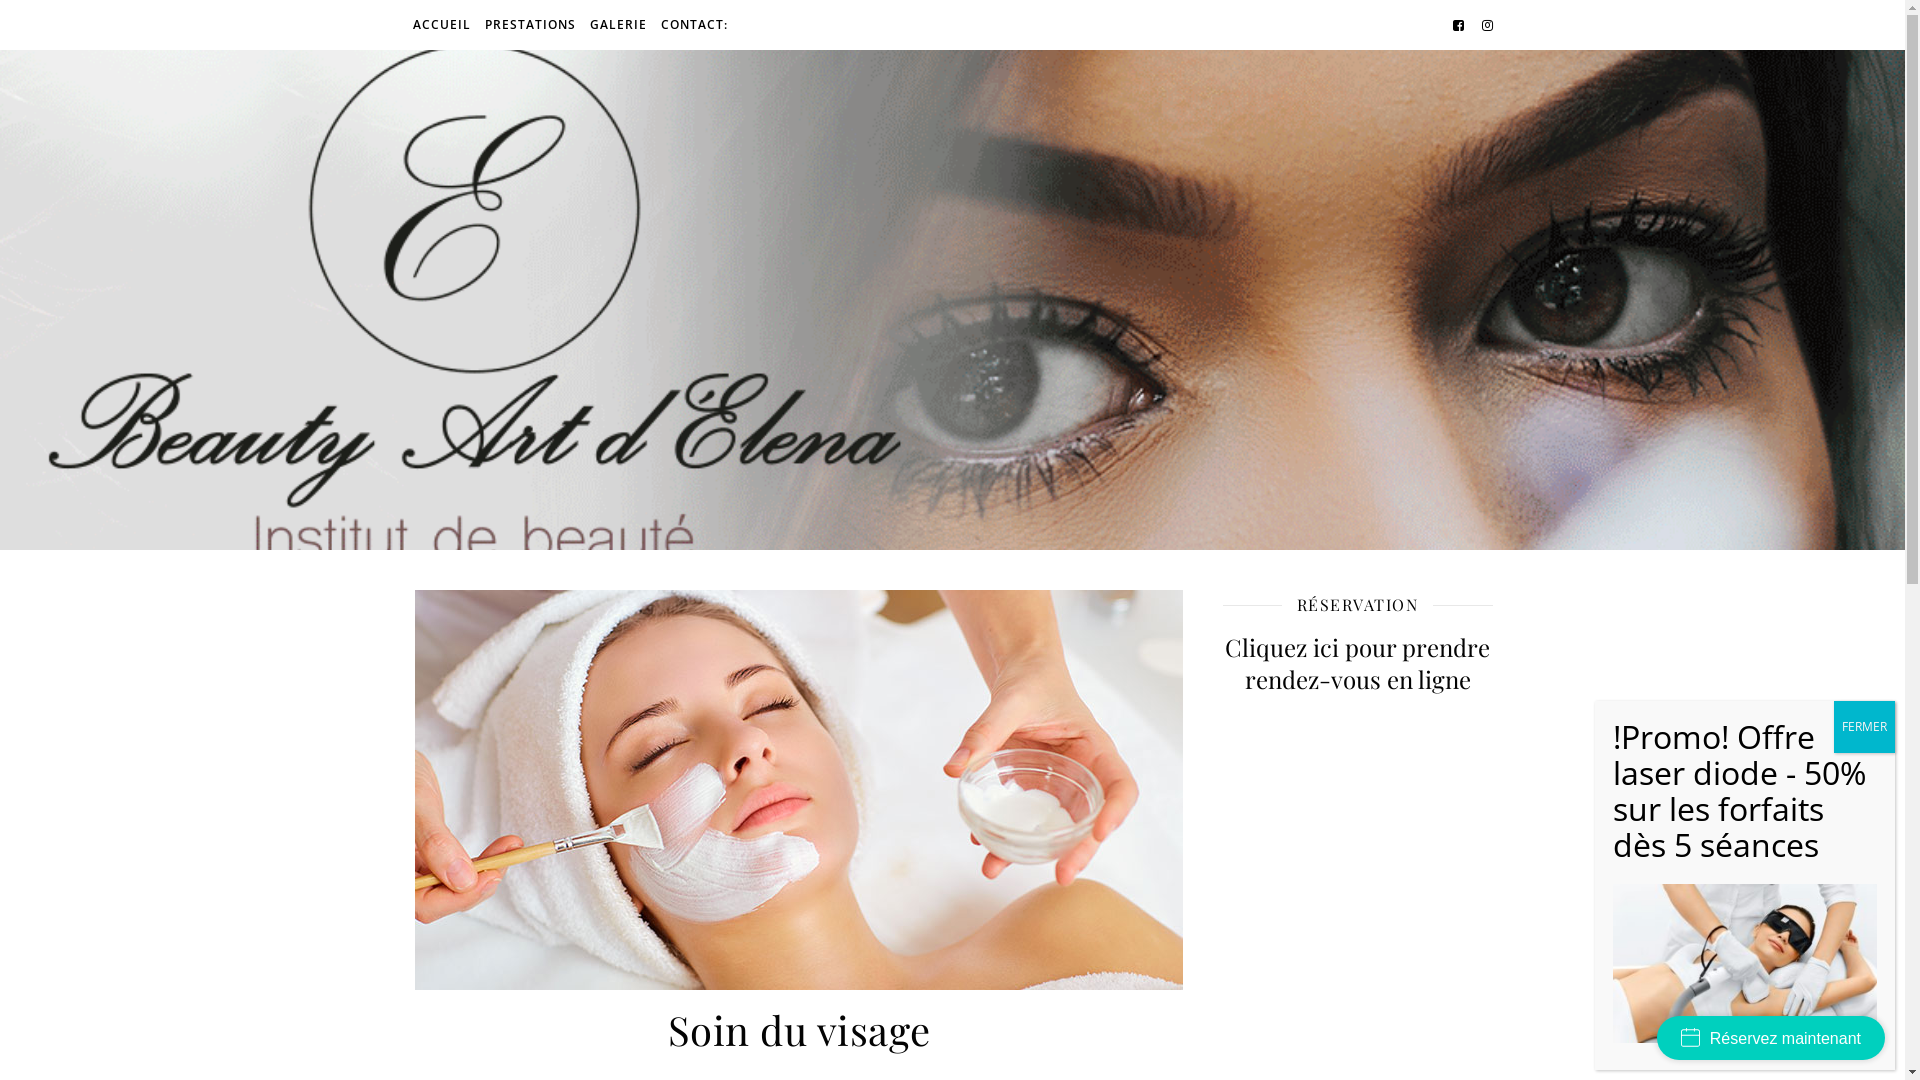  I want to click on 'CONTACT:', so click(691, 24).